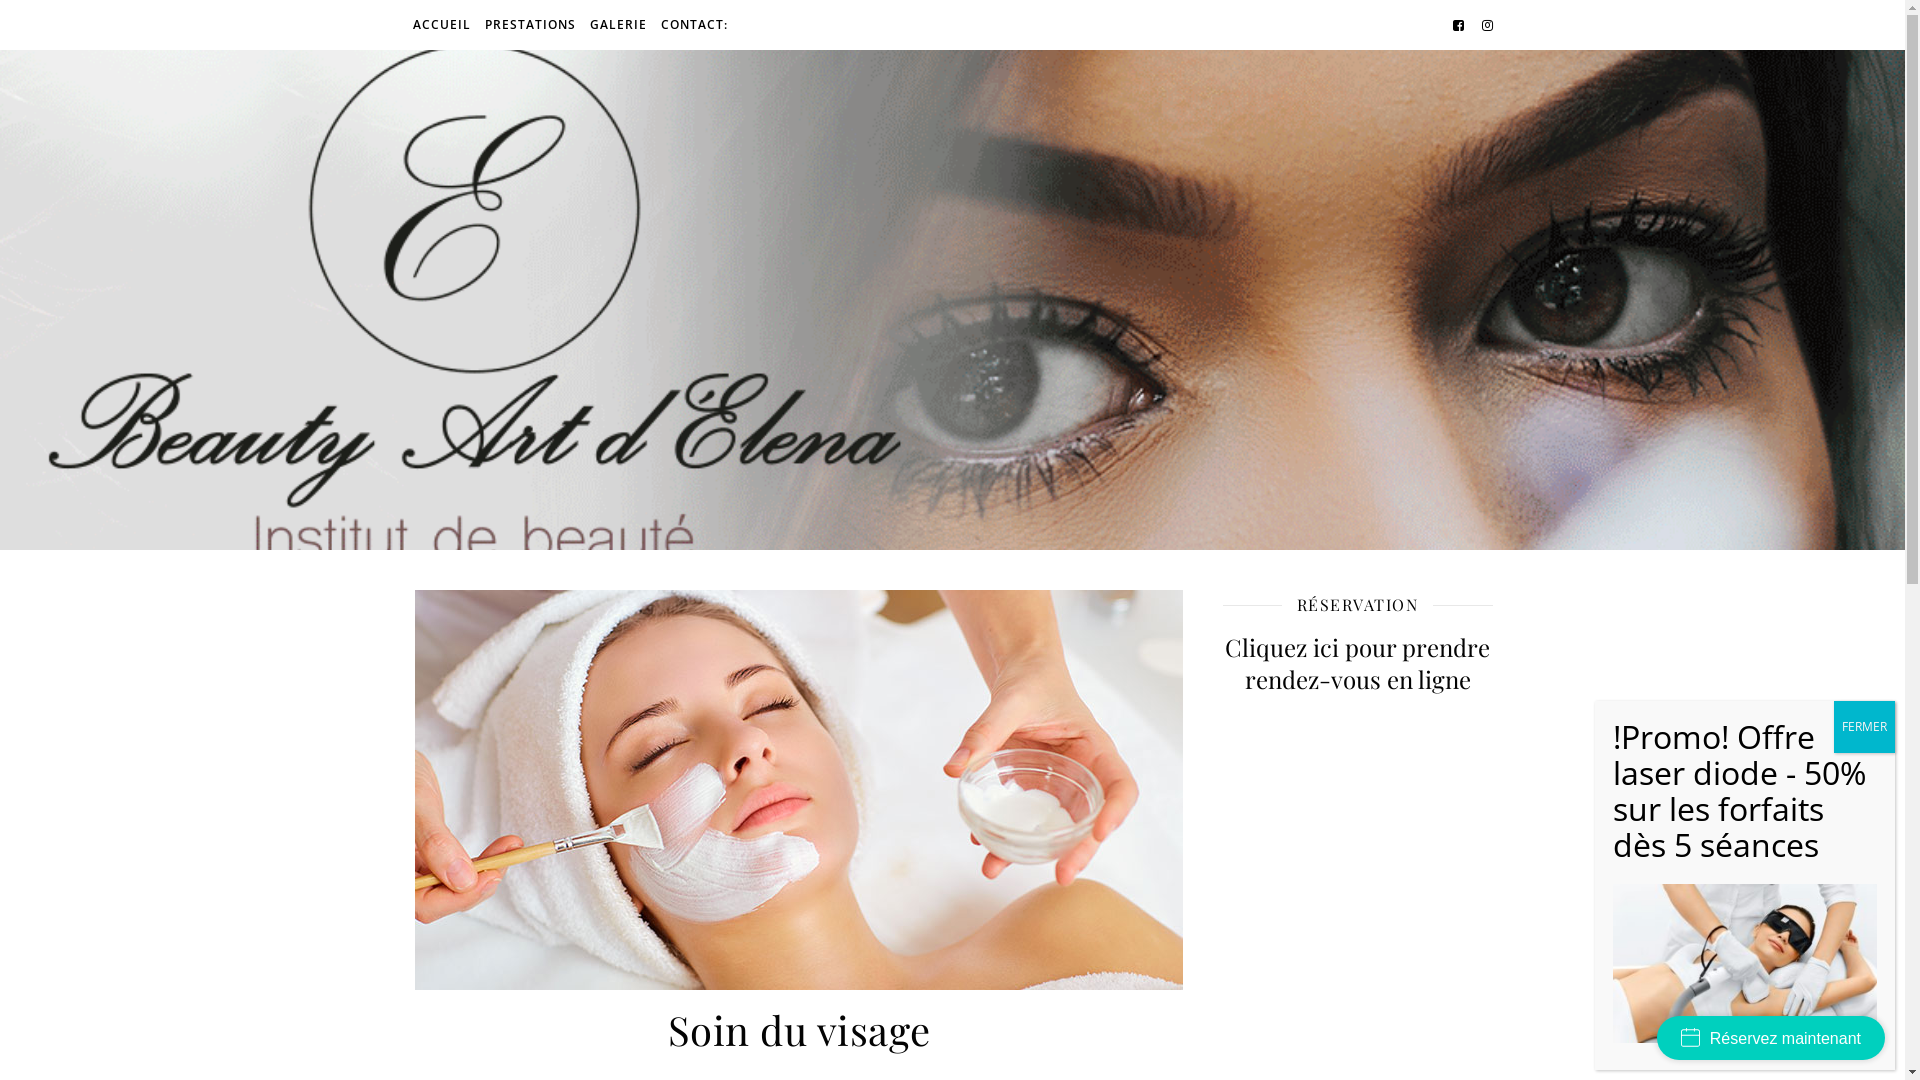  I want to click on 'CONTACT:', so click(691, 24).